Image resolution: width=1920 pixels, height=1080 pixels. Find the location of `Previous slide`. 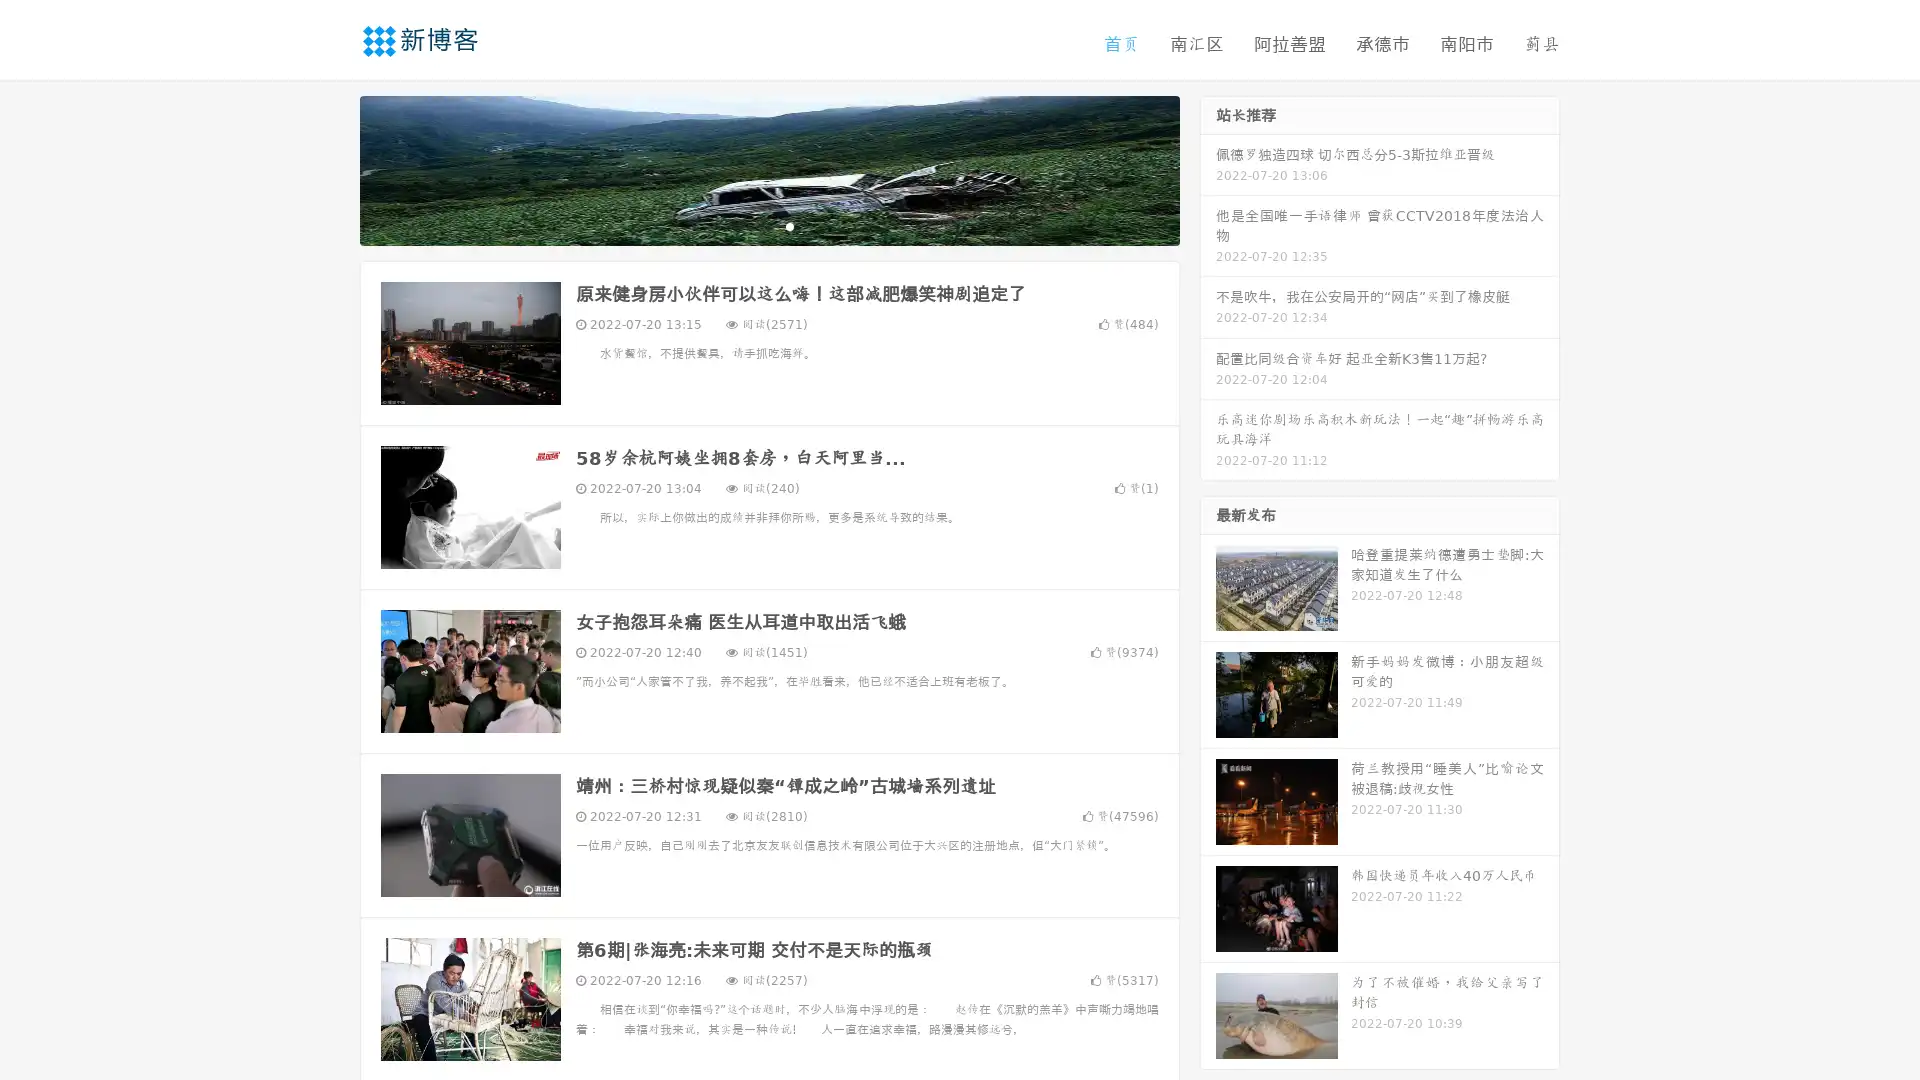

Previous slide is located at coordinates (330, 168).